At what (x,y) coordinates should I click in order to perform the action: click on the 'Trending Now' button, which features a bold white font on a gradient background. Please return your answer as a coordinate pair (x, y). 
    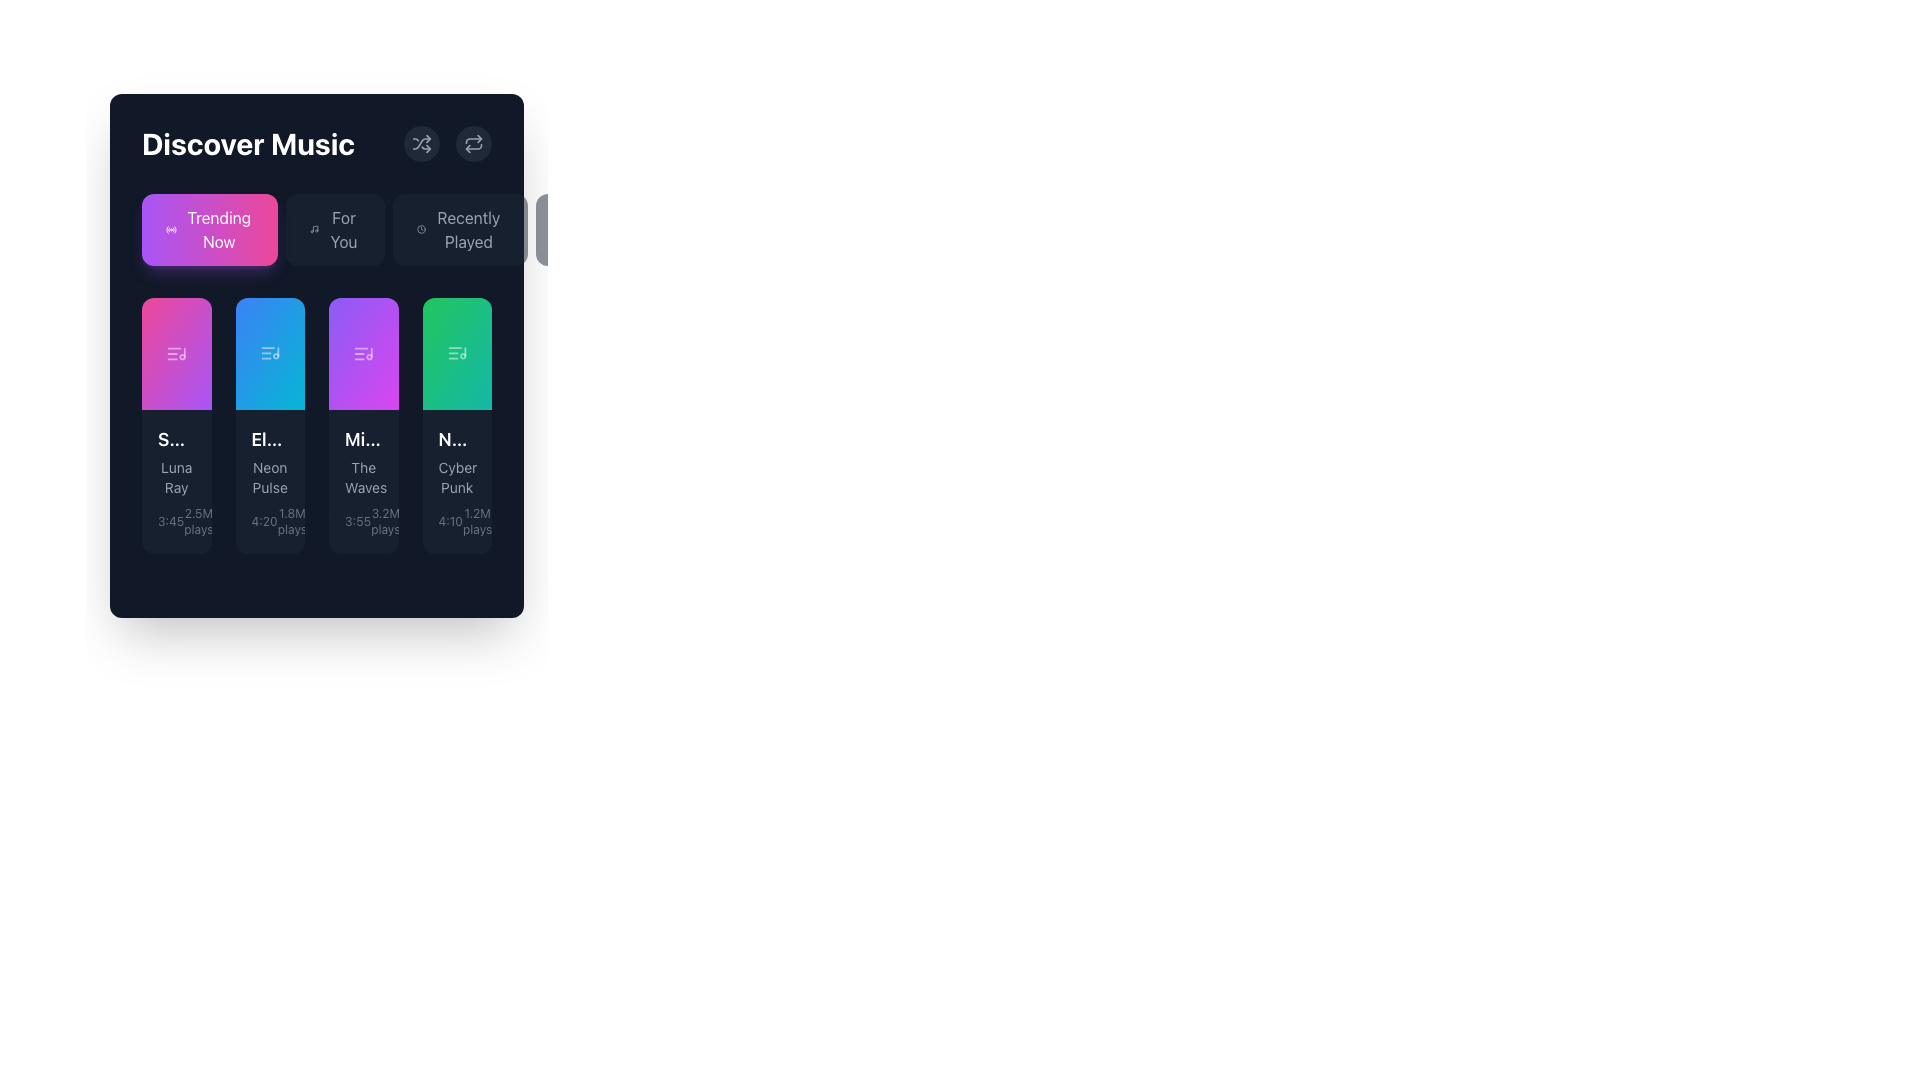
    Looking at the image, I should click on (219, 229).